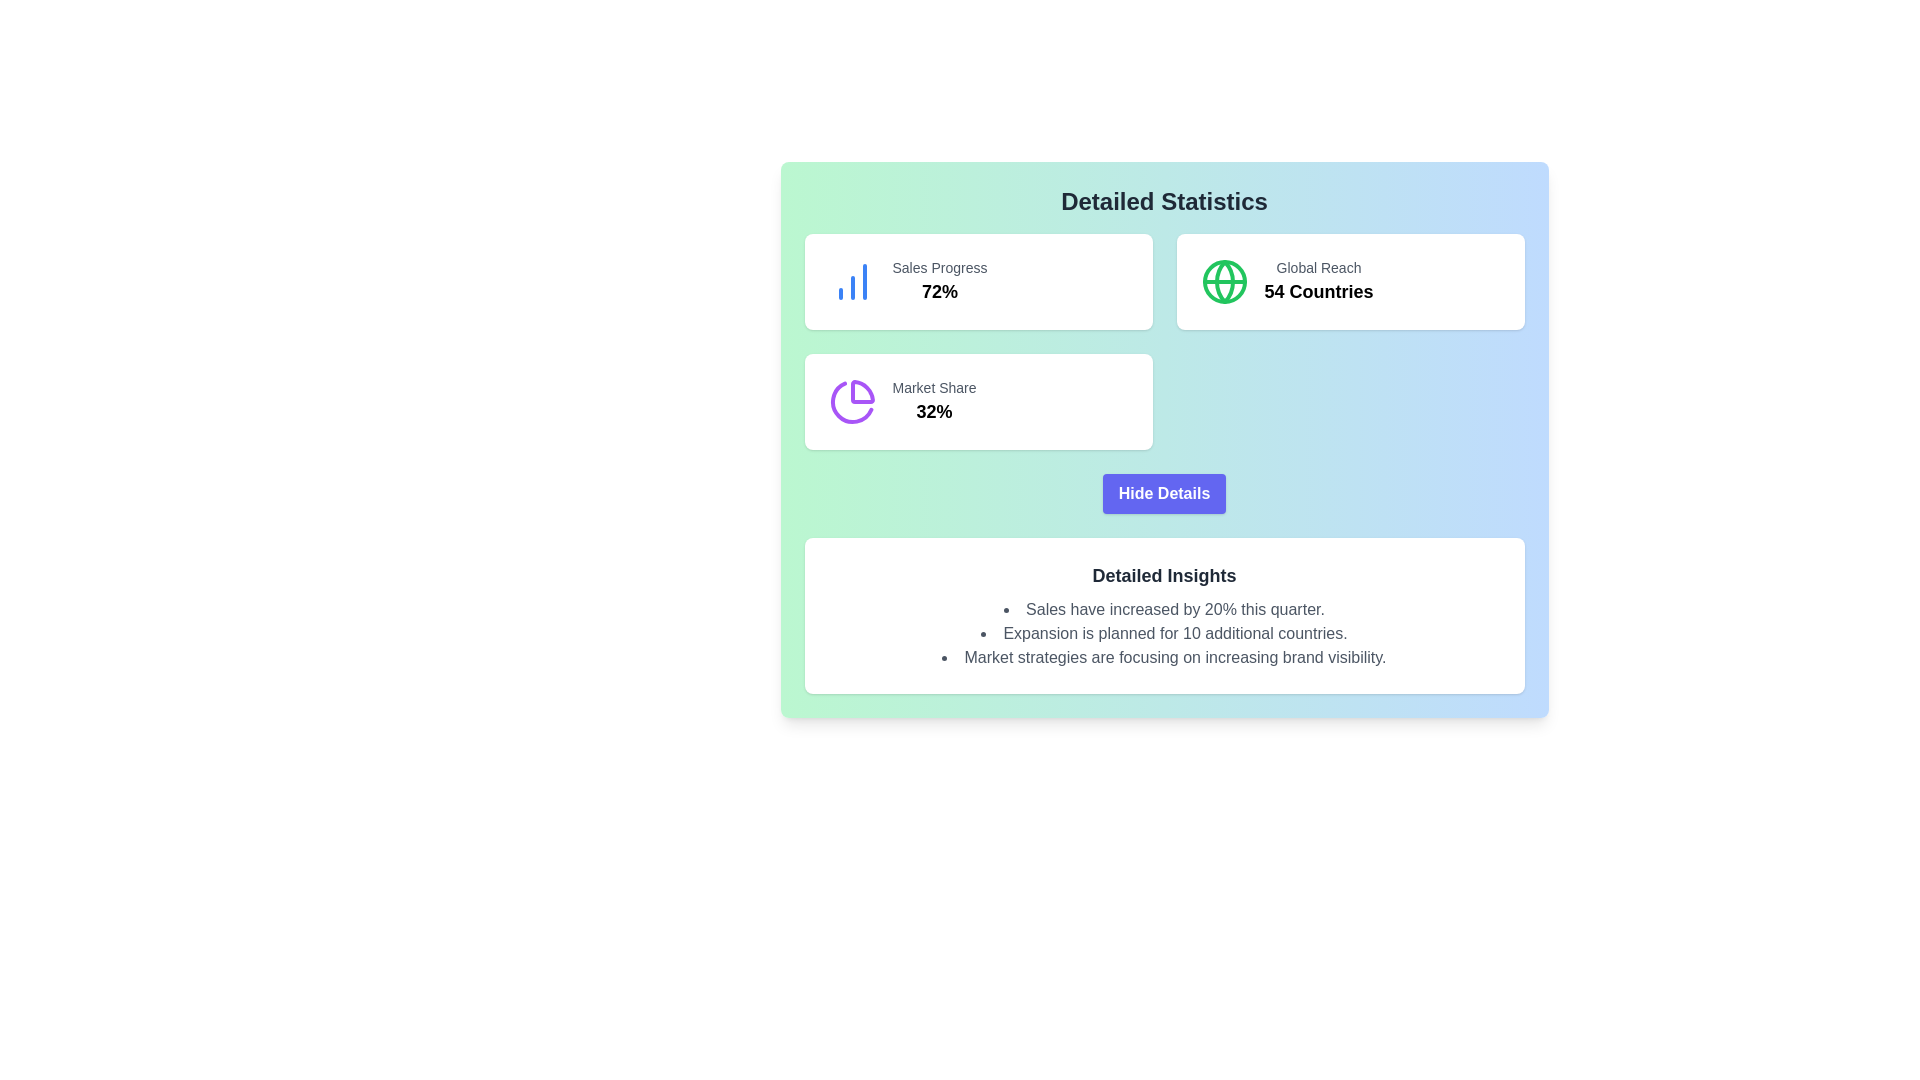 Image resolution: width=1920 pixels, height=1080 pixels. What do you see at coordinates (978, 401) in the screenshot?
I see `the Information card that provides a summary of the market share metric, located in the bottom-left quadrant under the 'Detailed Statistics' section, third in the grid layout` at bounding box center [978, 401].